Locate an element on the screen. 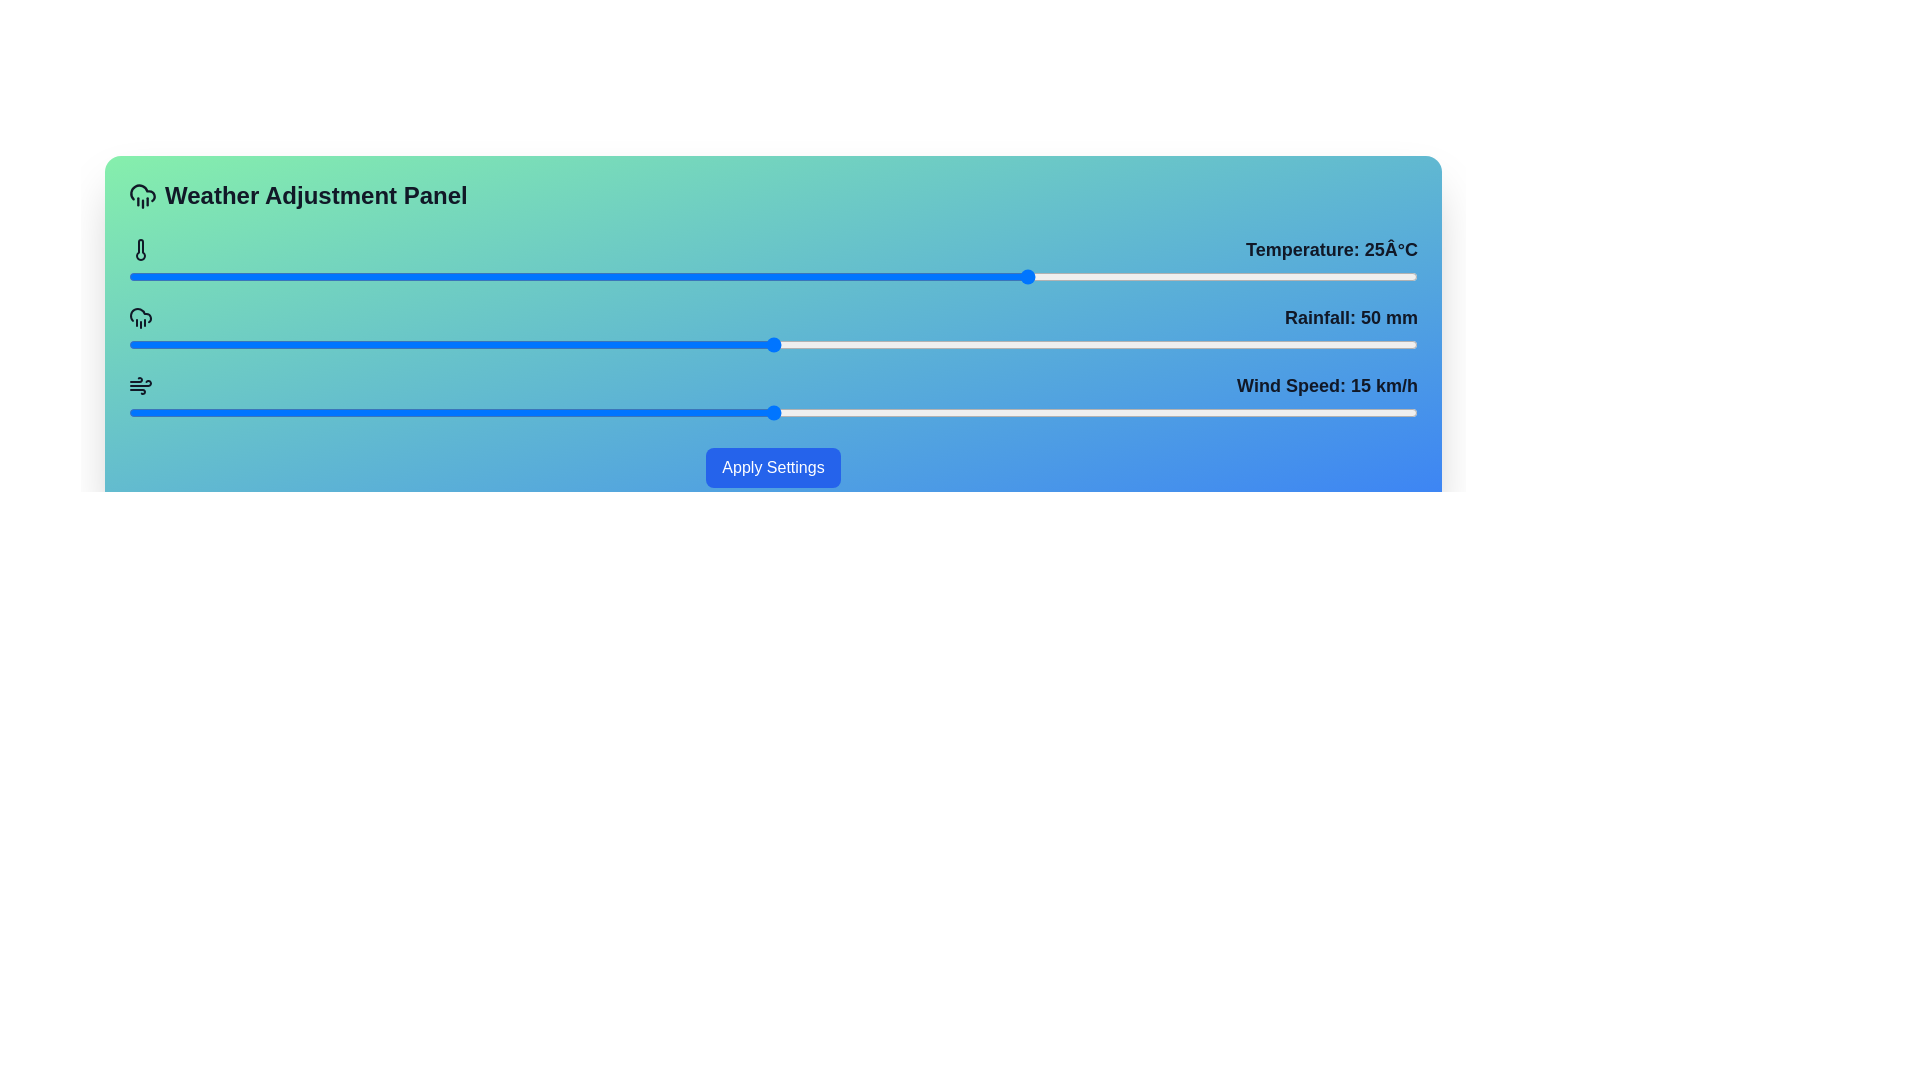  the marker of the slider labeled 'Wind Speed: 15 km/h' is located at coordinates (772, 397).